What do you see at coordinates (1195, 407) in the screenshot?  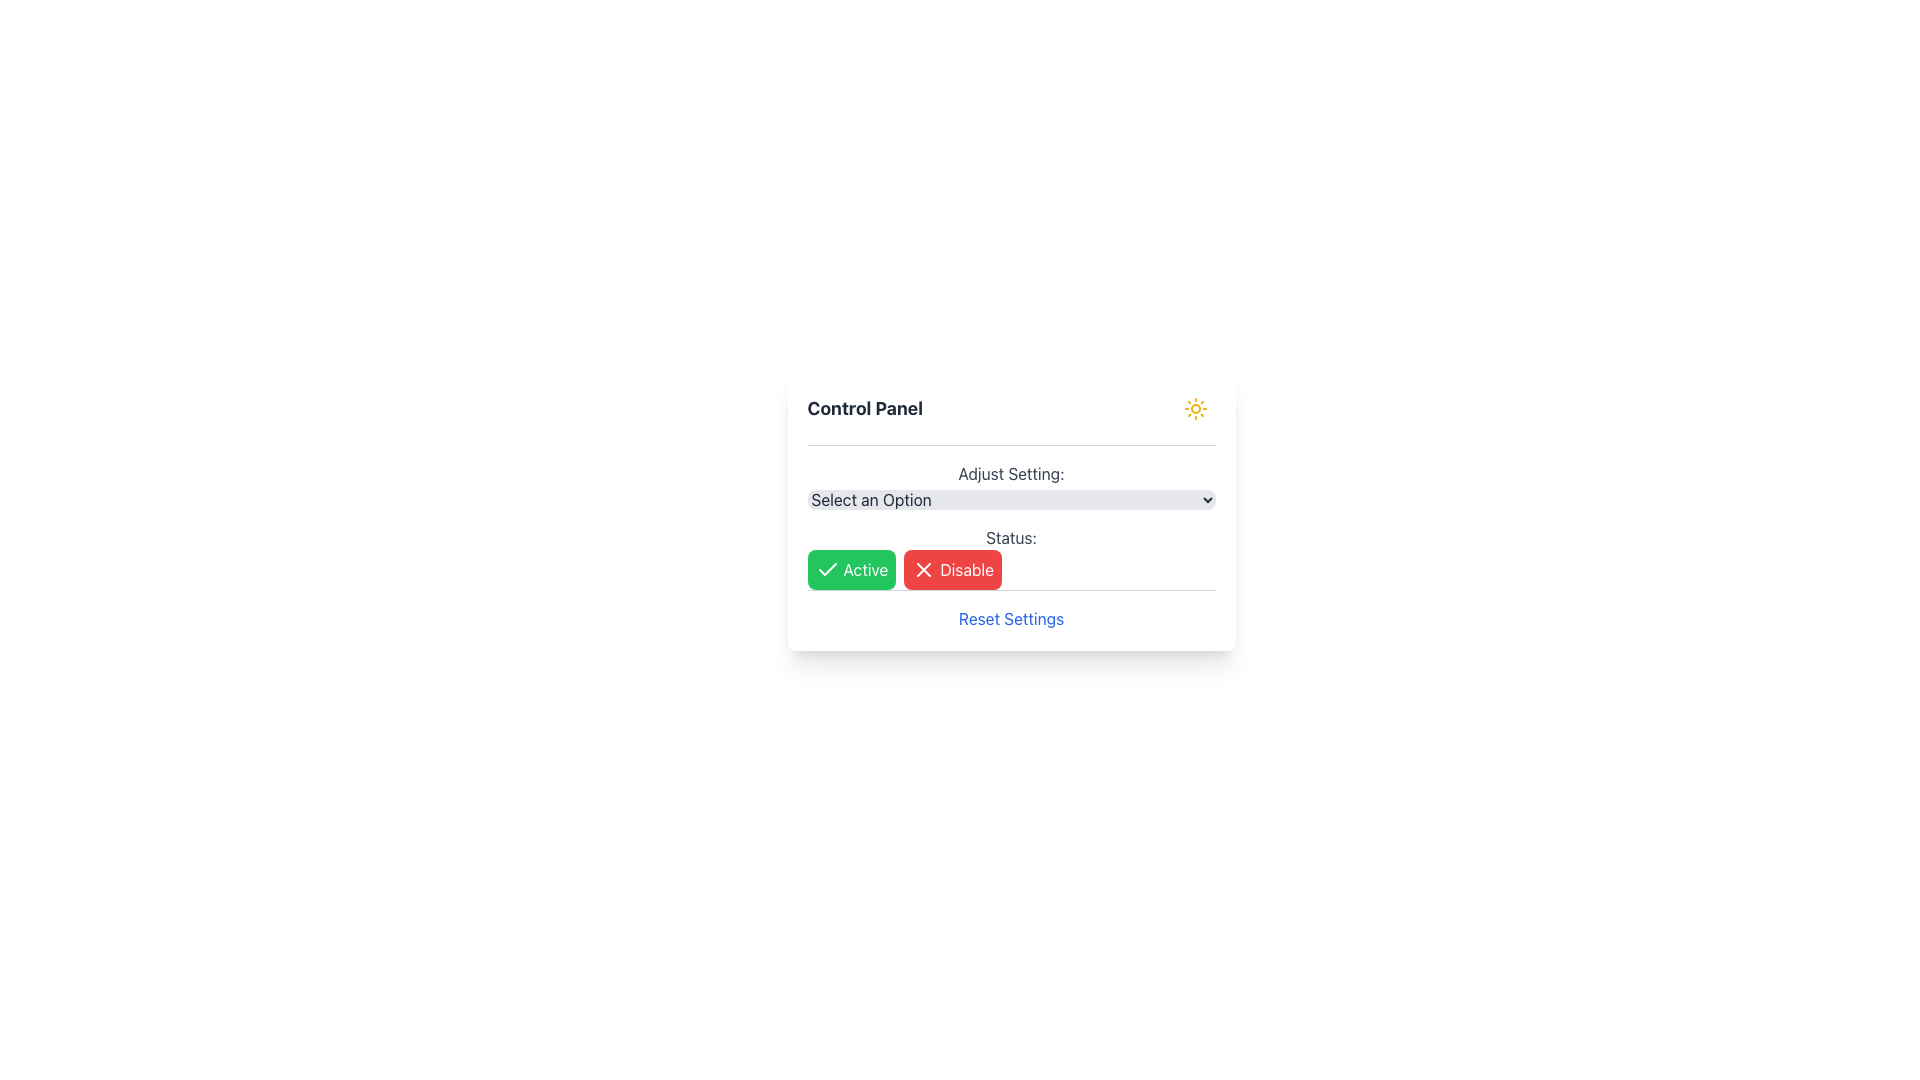 I see `the button located at the top right corner of the 'Control Panel' section` at bounding box center [1195, 407].